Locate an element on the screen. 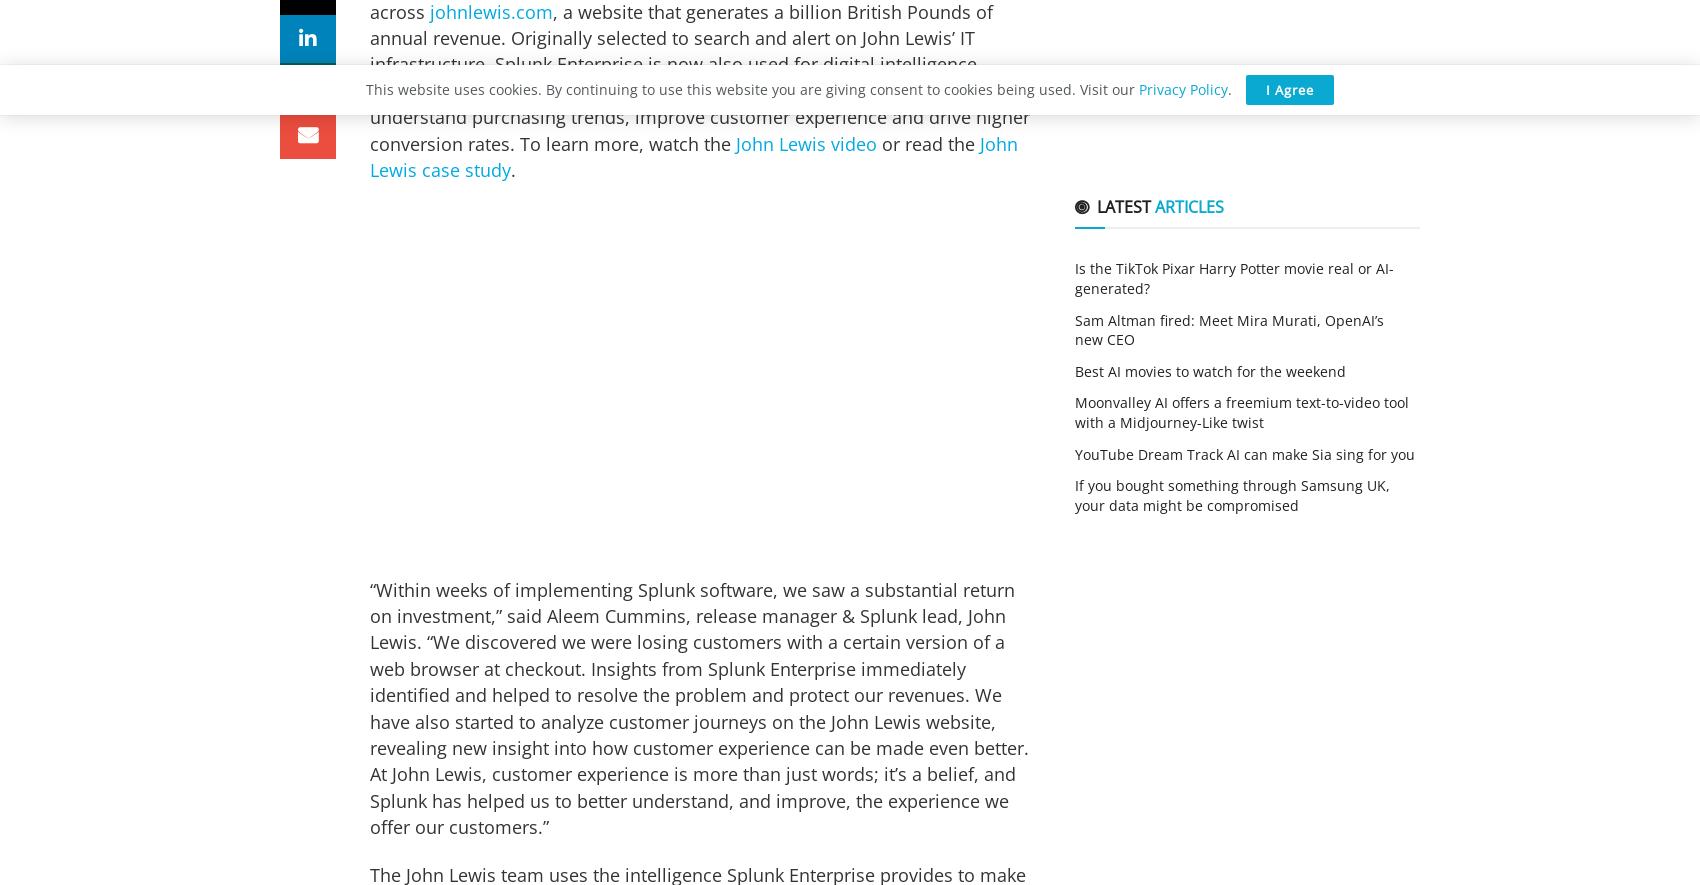 Image resolution: width=1700 pixels, height=885 pixels. 'YouTube Dream Track AI can make Sia sing for you' is located at coordinates (1075, 452).